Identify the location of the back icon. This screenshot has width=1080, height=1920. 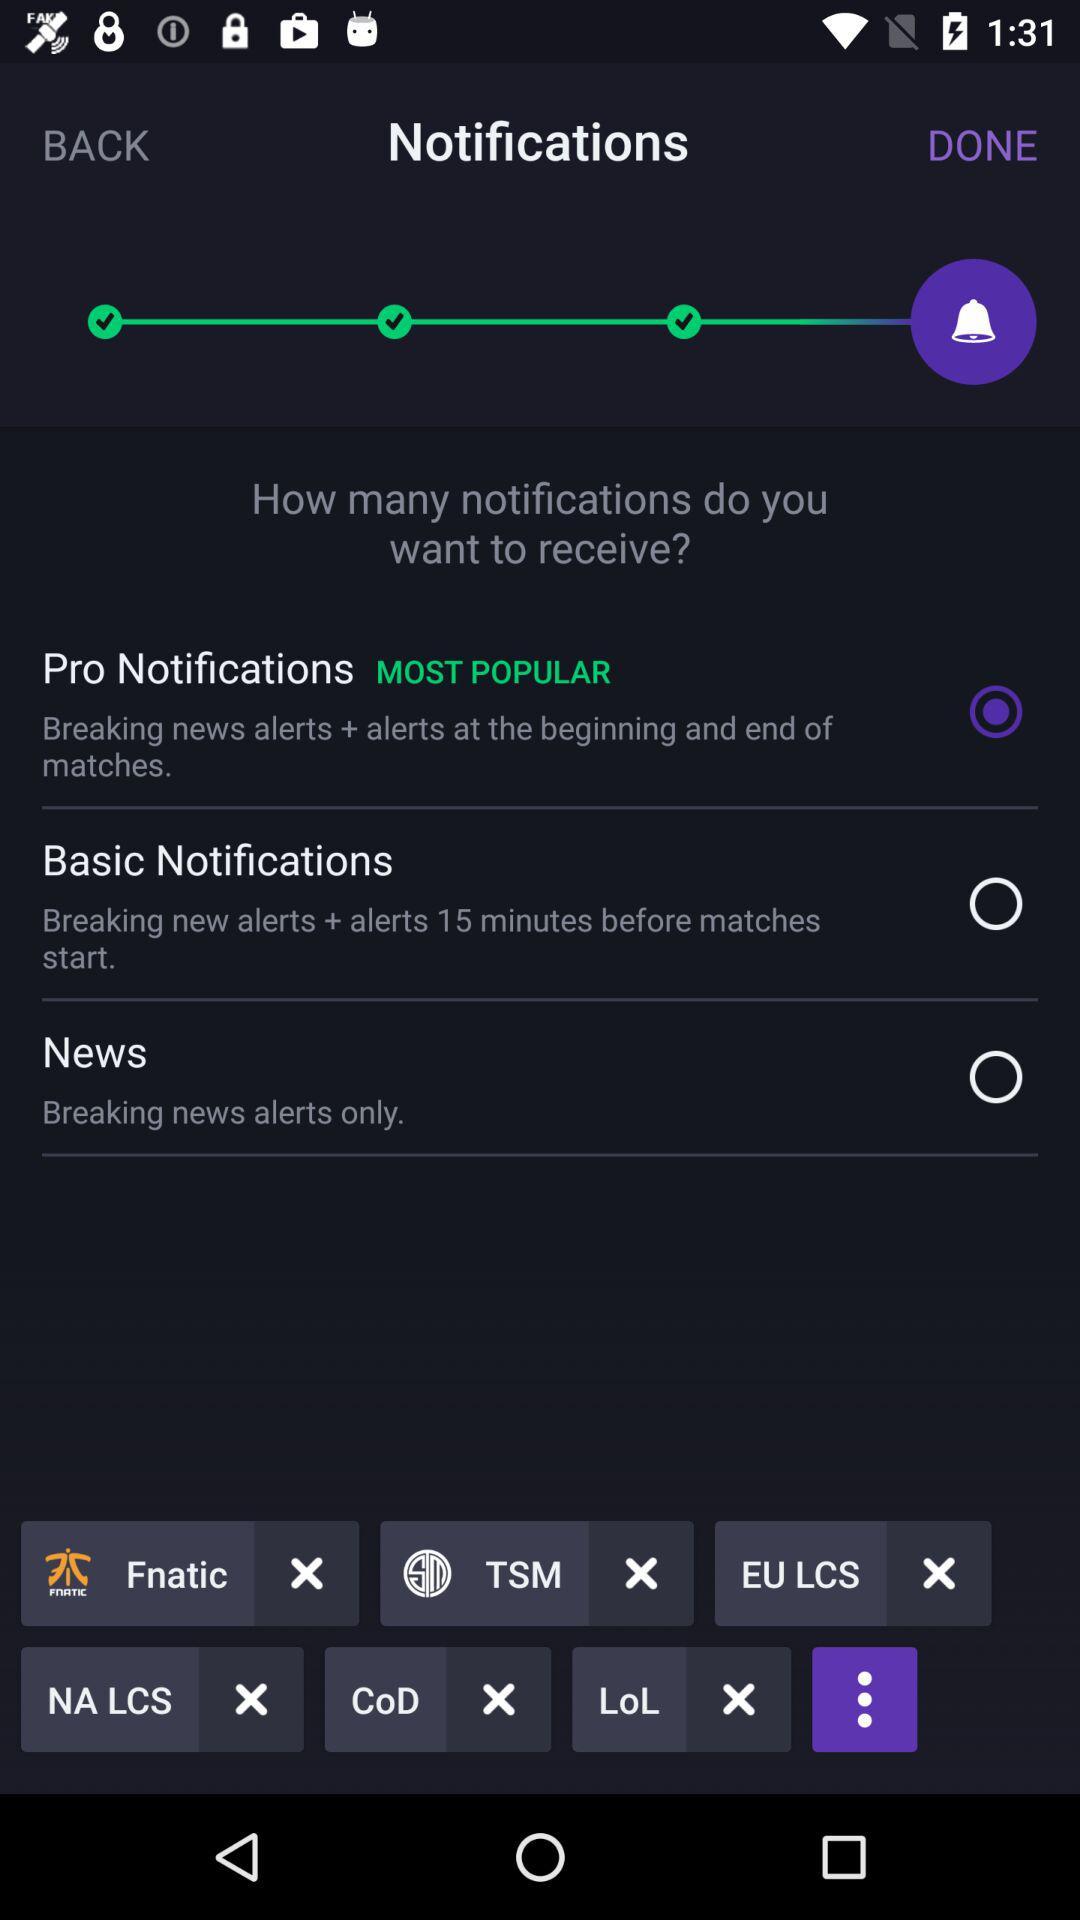
(95, 143).